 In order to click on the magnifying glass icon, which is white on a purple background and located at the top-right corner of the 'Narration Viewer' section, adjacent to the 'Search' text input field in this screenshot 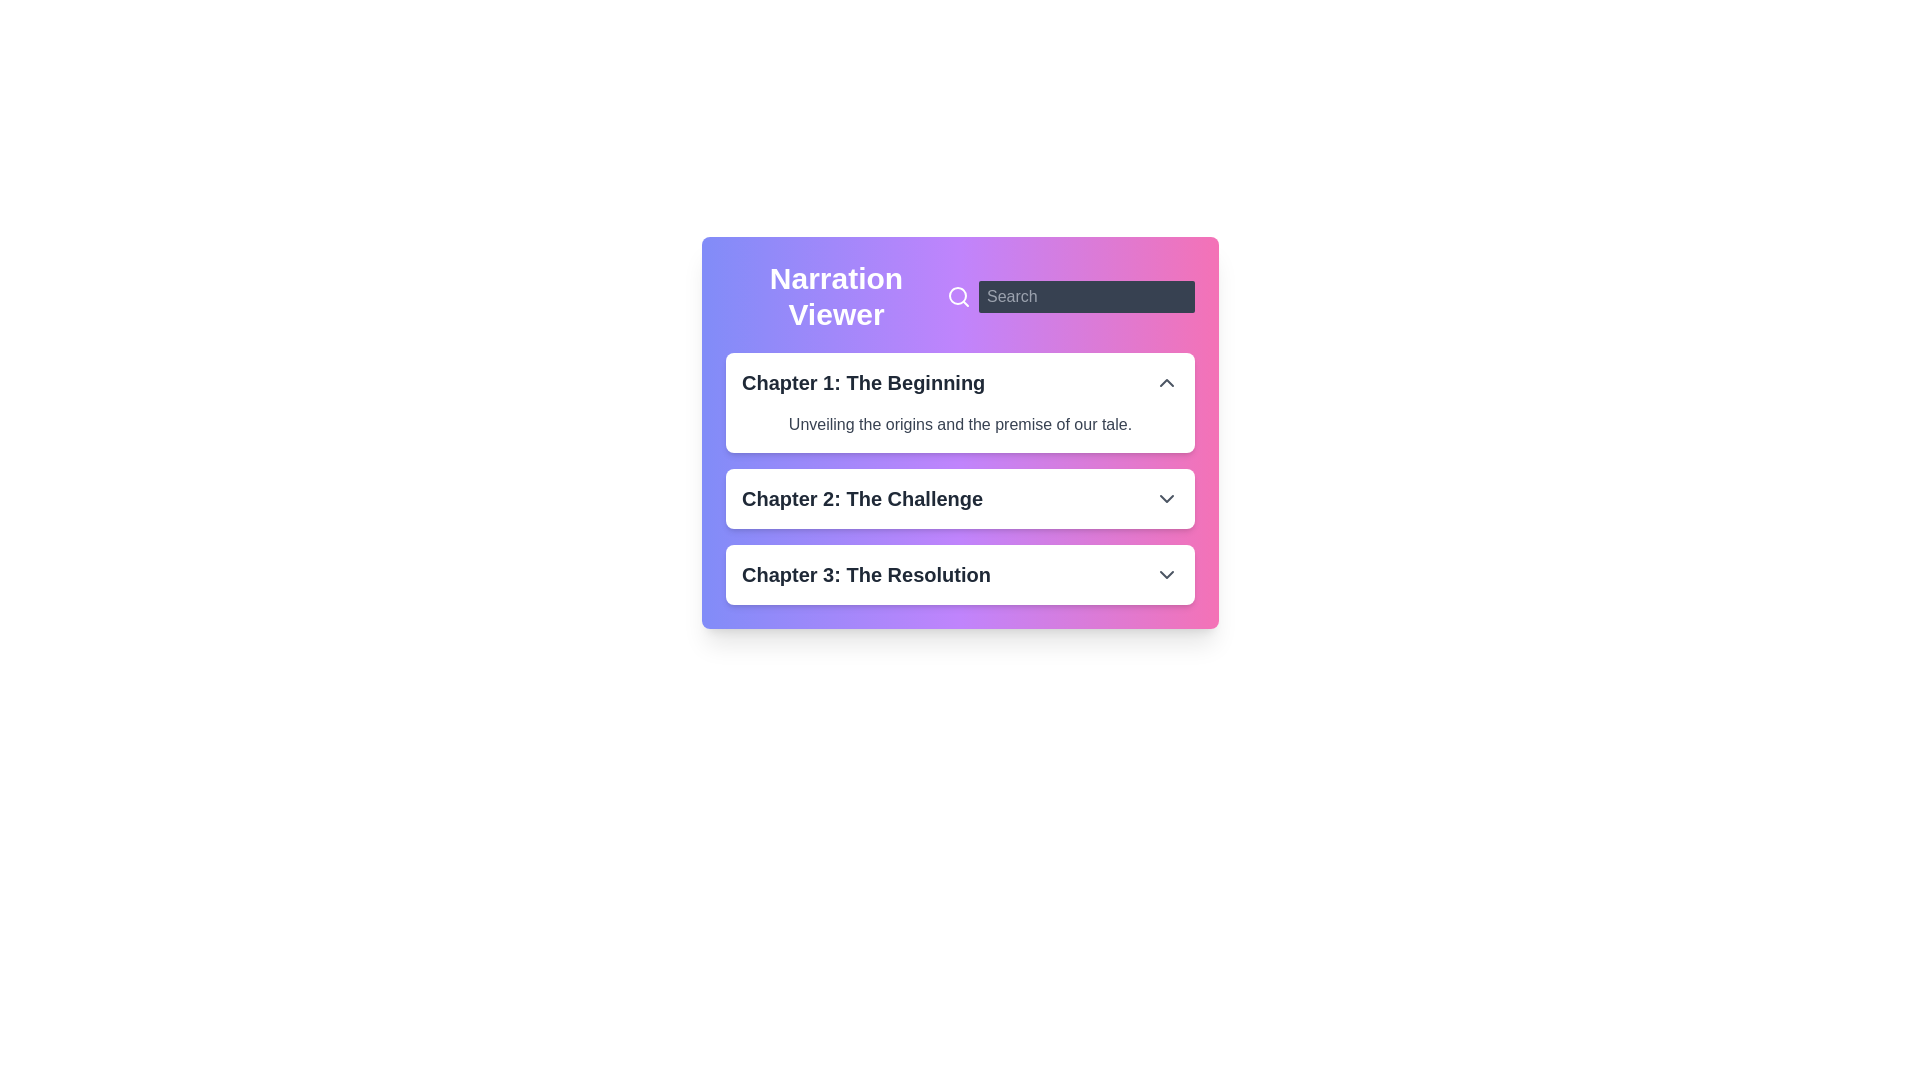, I will do `click(958, 297)`.